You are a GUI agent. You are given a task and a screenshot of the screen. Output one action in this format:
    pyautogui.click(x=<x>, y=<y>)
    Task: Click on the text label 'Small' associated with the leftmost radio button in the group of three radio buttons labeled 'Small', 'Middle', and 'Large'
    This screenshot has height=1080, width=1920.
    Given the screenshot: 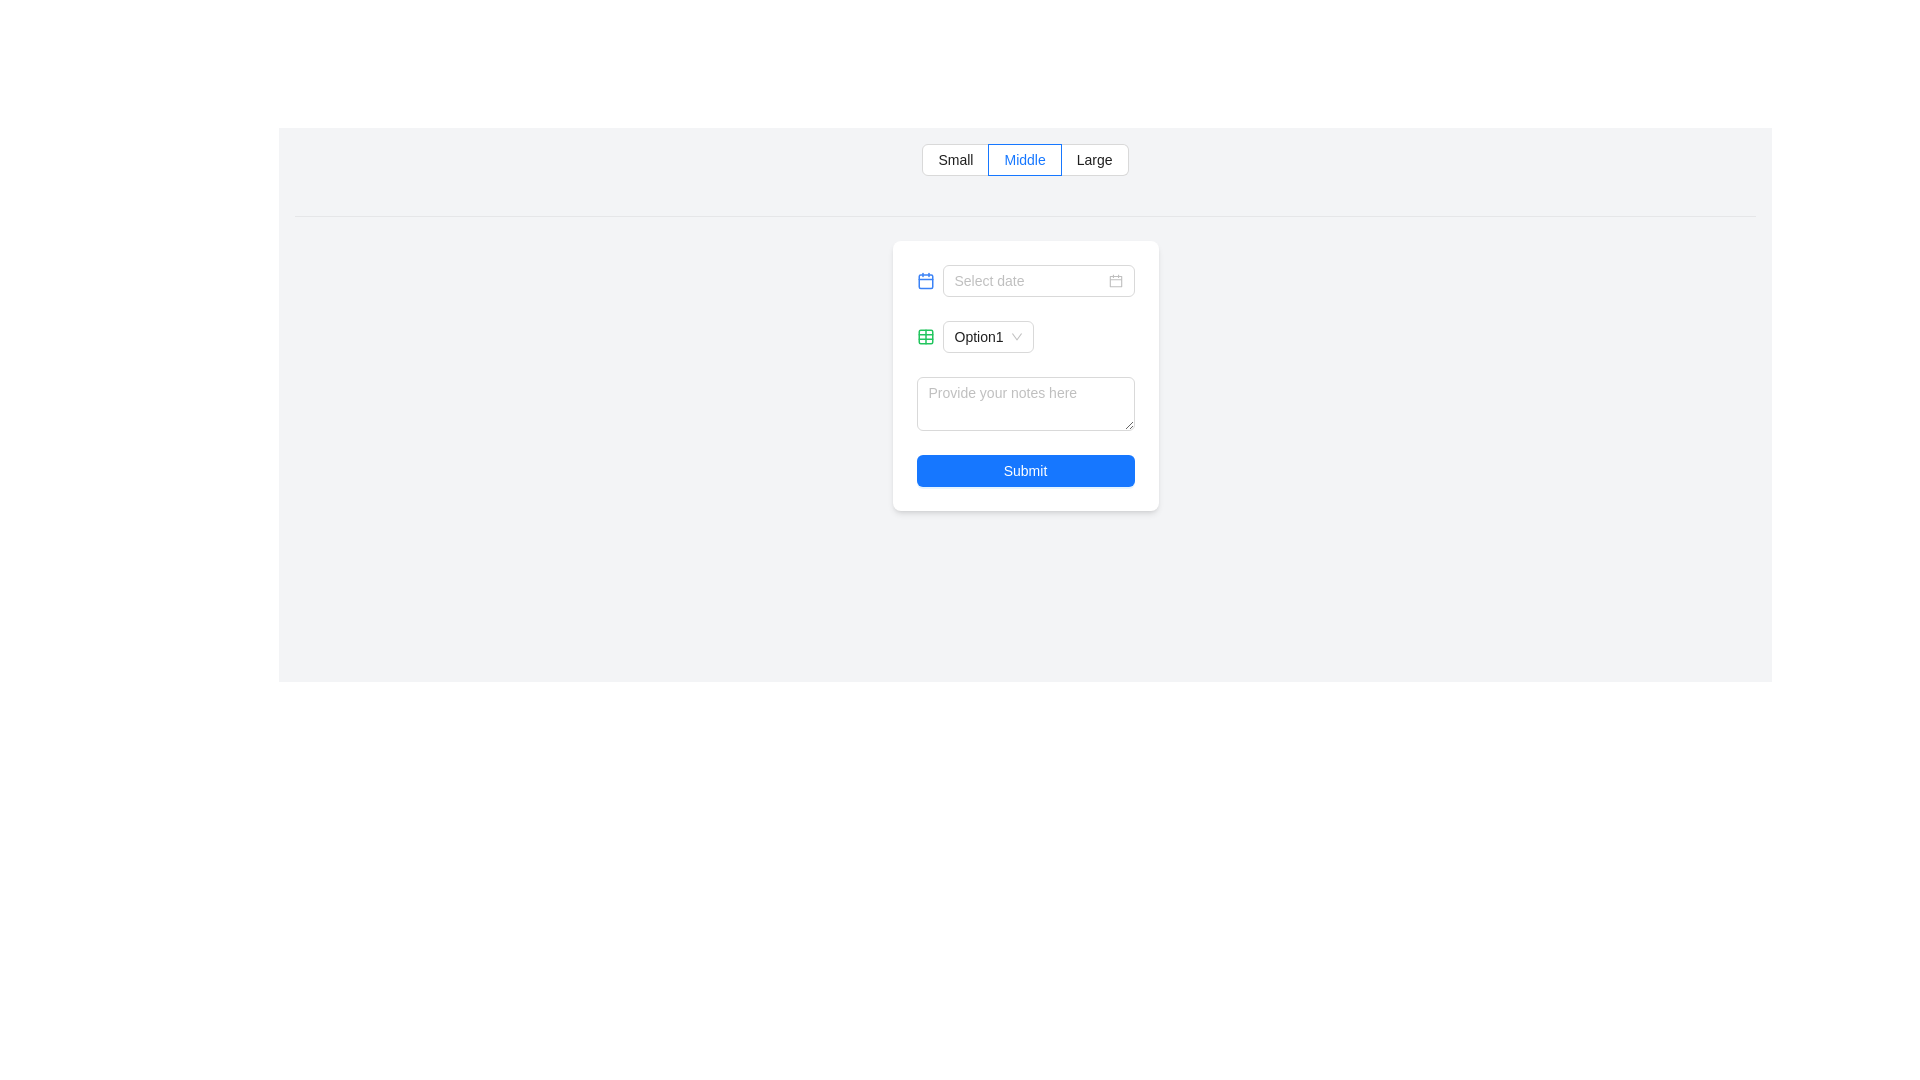 What is the action you would take?
    pyautogui.click(x=954, y=158)
    